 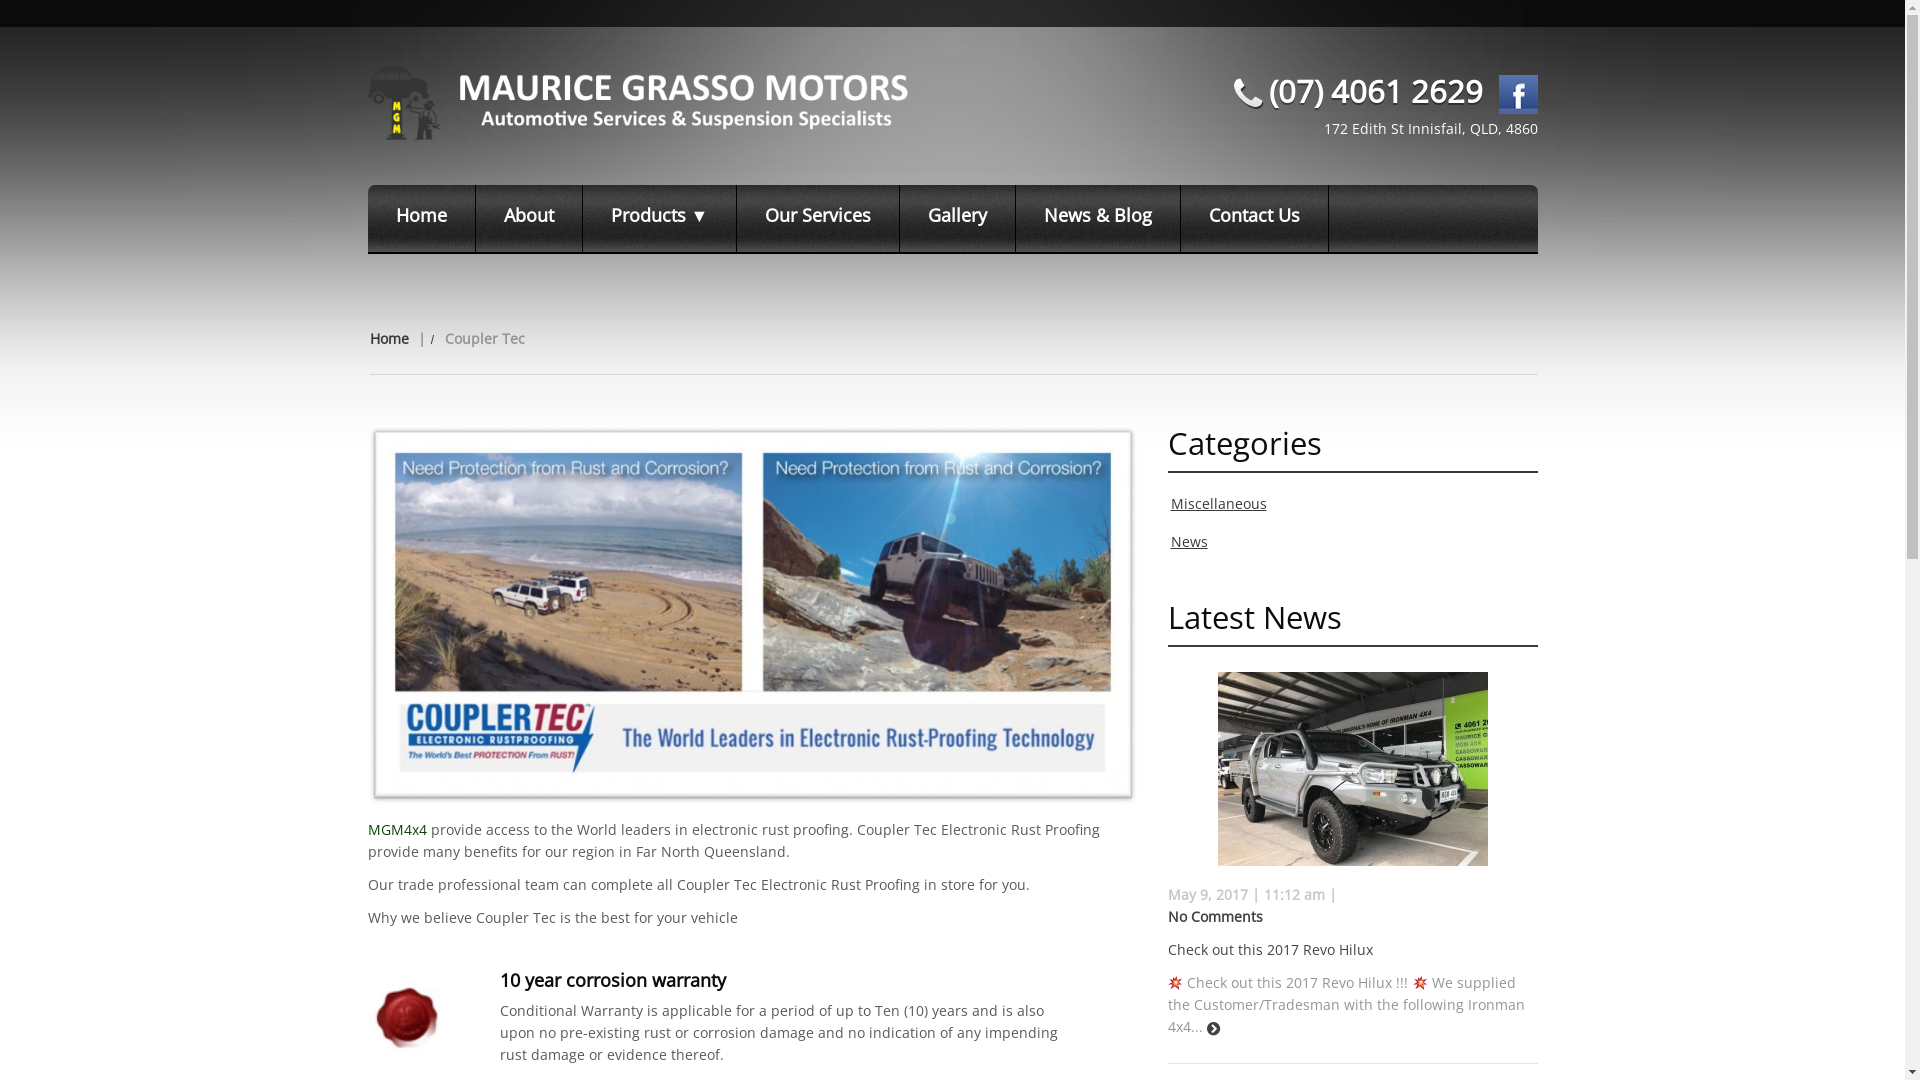 I want to click on 'Contact Us', so click(x=1253, y=218).